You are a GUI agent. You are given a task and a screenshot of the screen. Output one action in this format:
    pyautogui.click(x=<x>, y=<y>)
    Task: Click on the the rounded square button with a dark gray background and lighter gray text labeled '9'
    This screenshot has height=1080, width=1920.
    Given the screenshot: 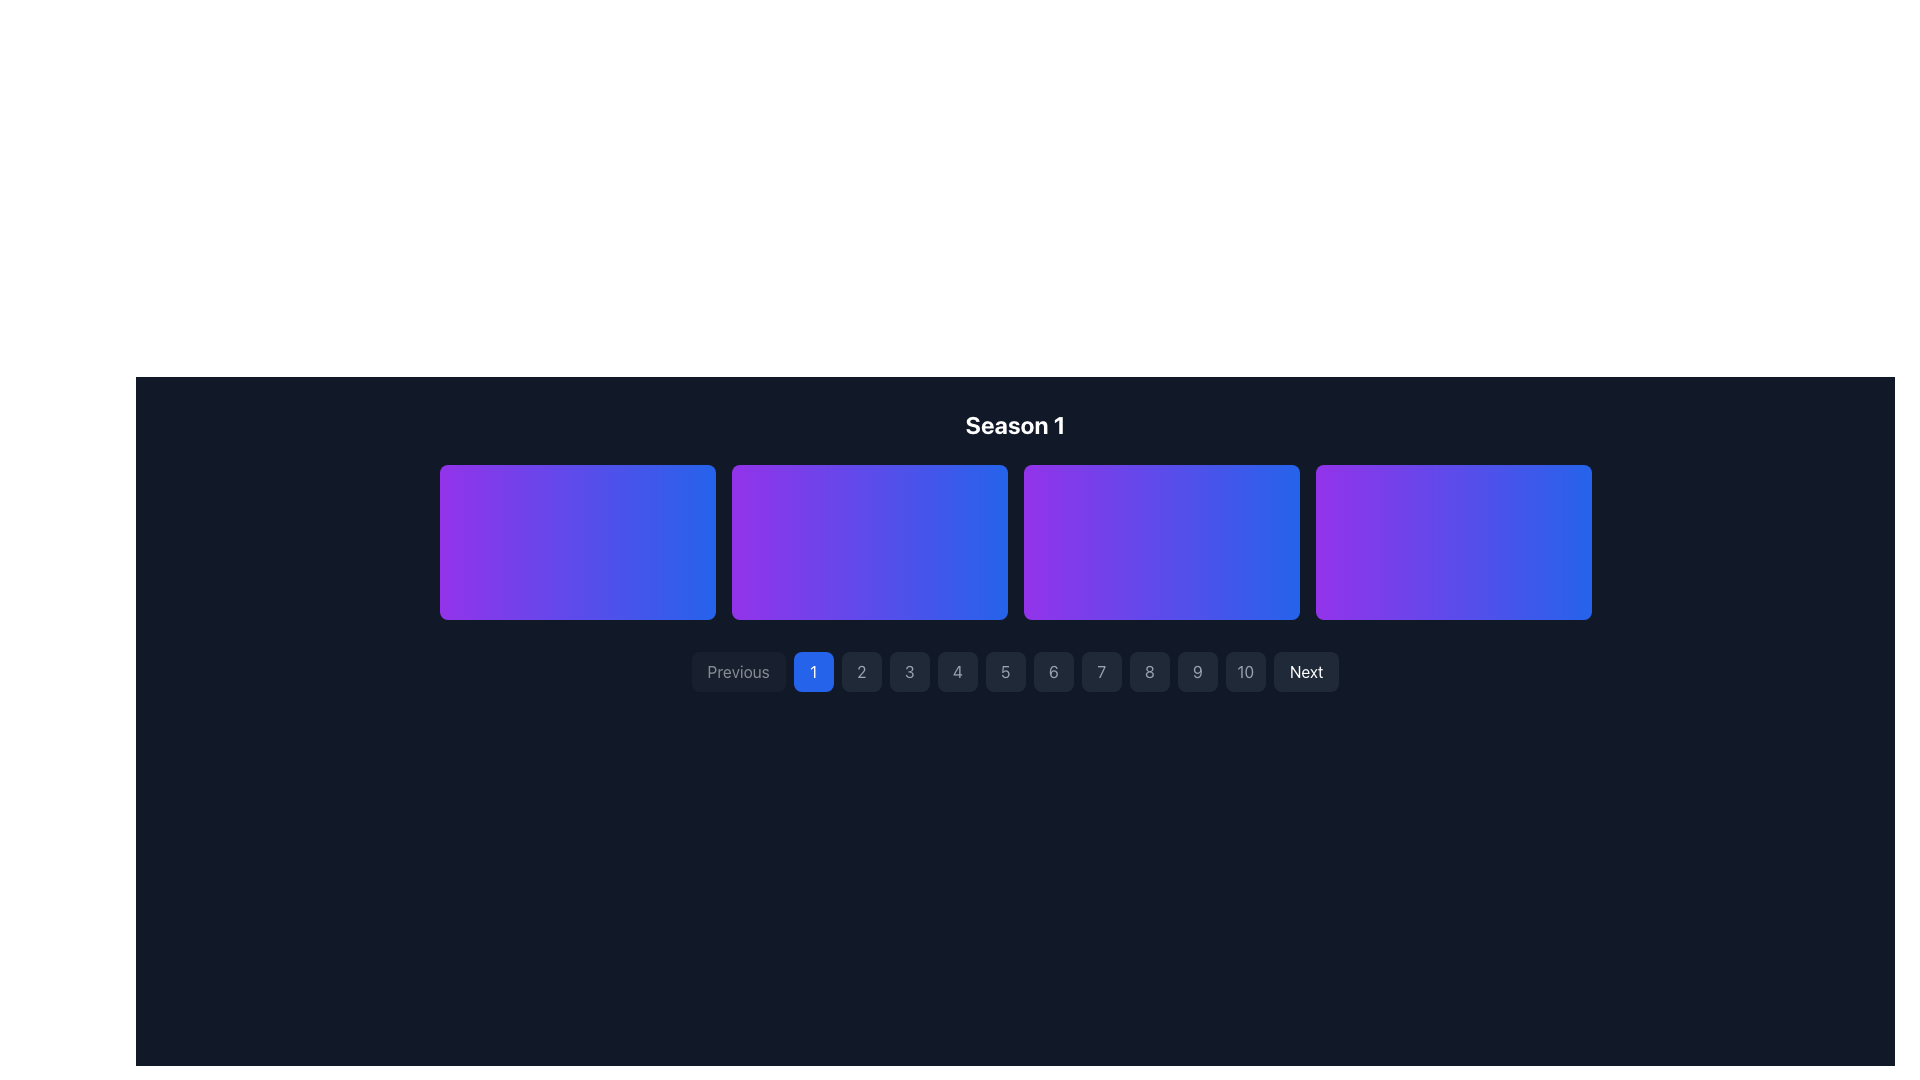 What is the action you would take?
    pyautogui.click(x=1197, y=672)
    